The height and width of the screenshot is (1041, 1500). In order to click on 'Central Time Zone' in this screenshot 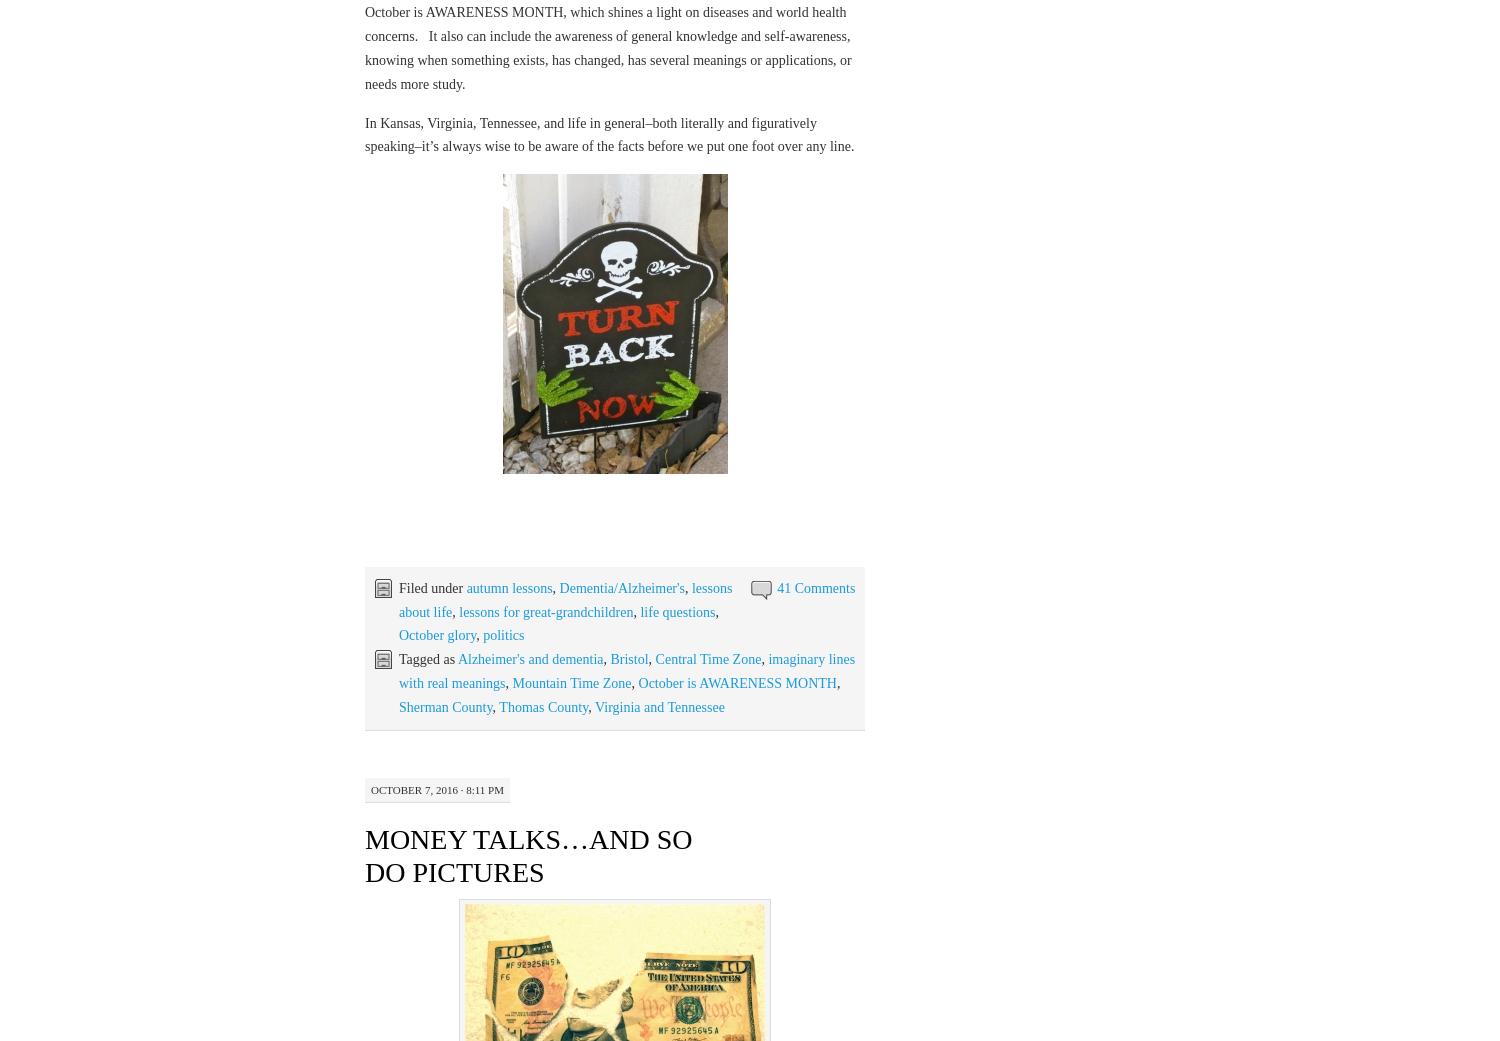, I will do `click(707, 658)`.